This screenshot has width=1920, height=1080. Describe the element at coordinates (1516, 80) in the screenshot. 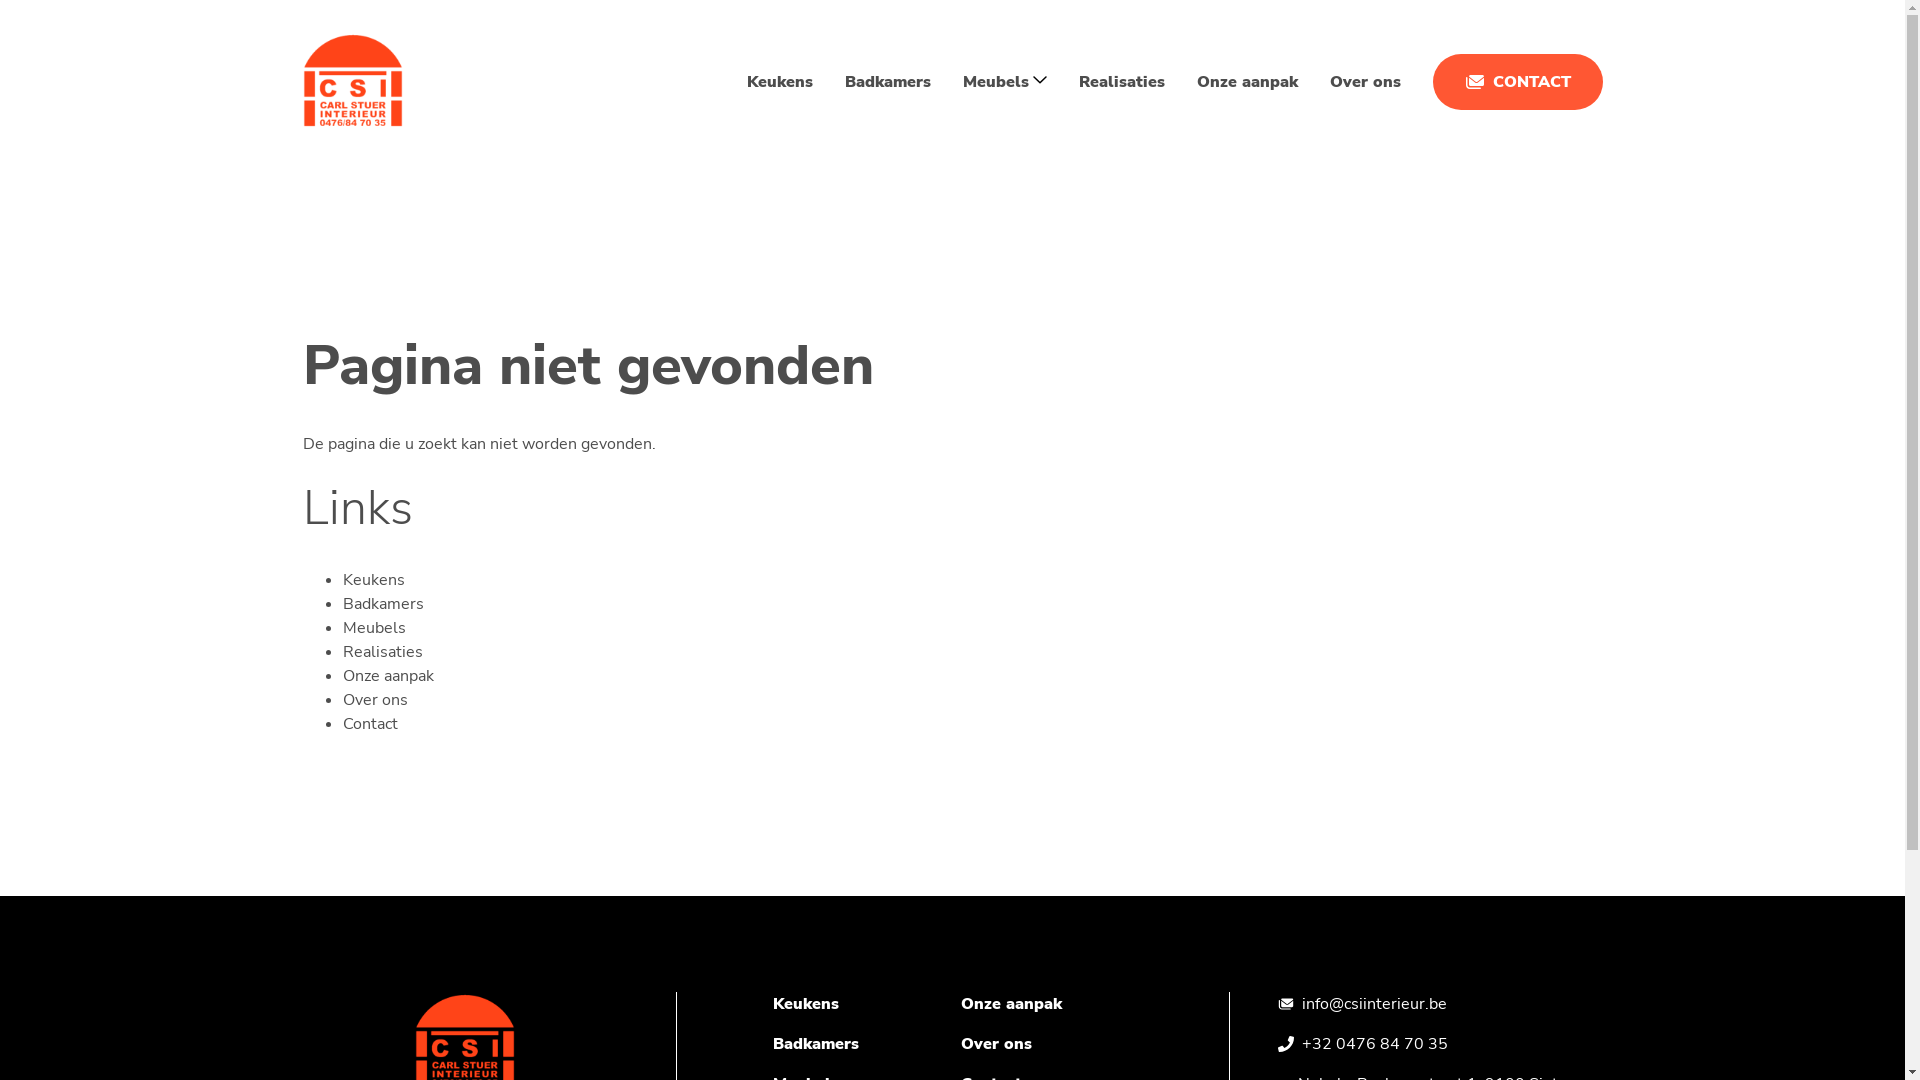

I see `'CONTACT'` at that location.